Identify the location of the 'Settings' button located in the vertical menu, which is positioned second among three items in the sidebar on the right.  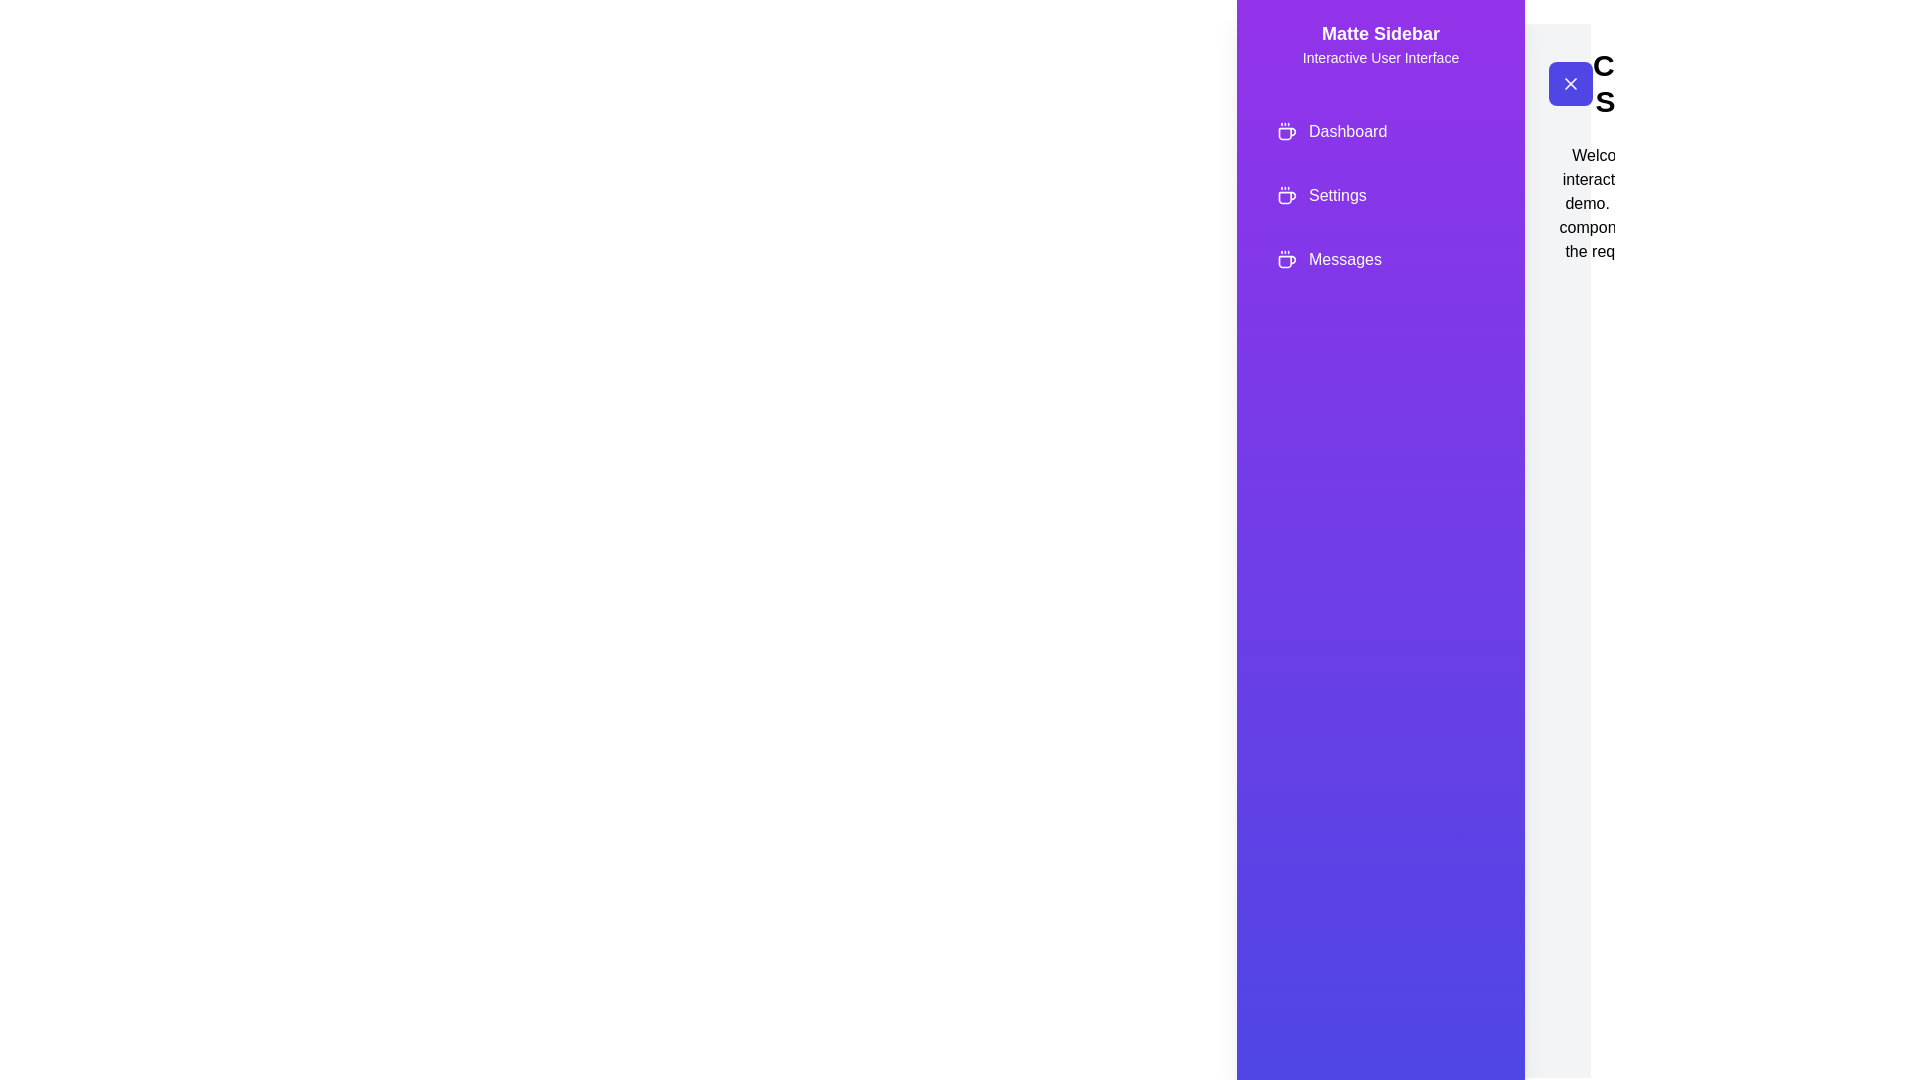
(1380, 196).